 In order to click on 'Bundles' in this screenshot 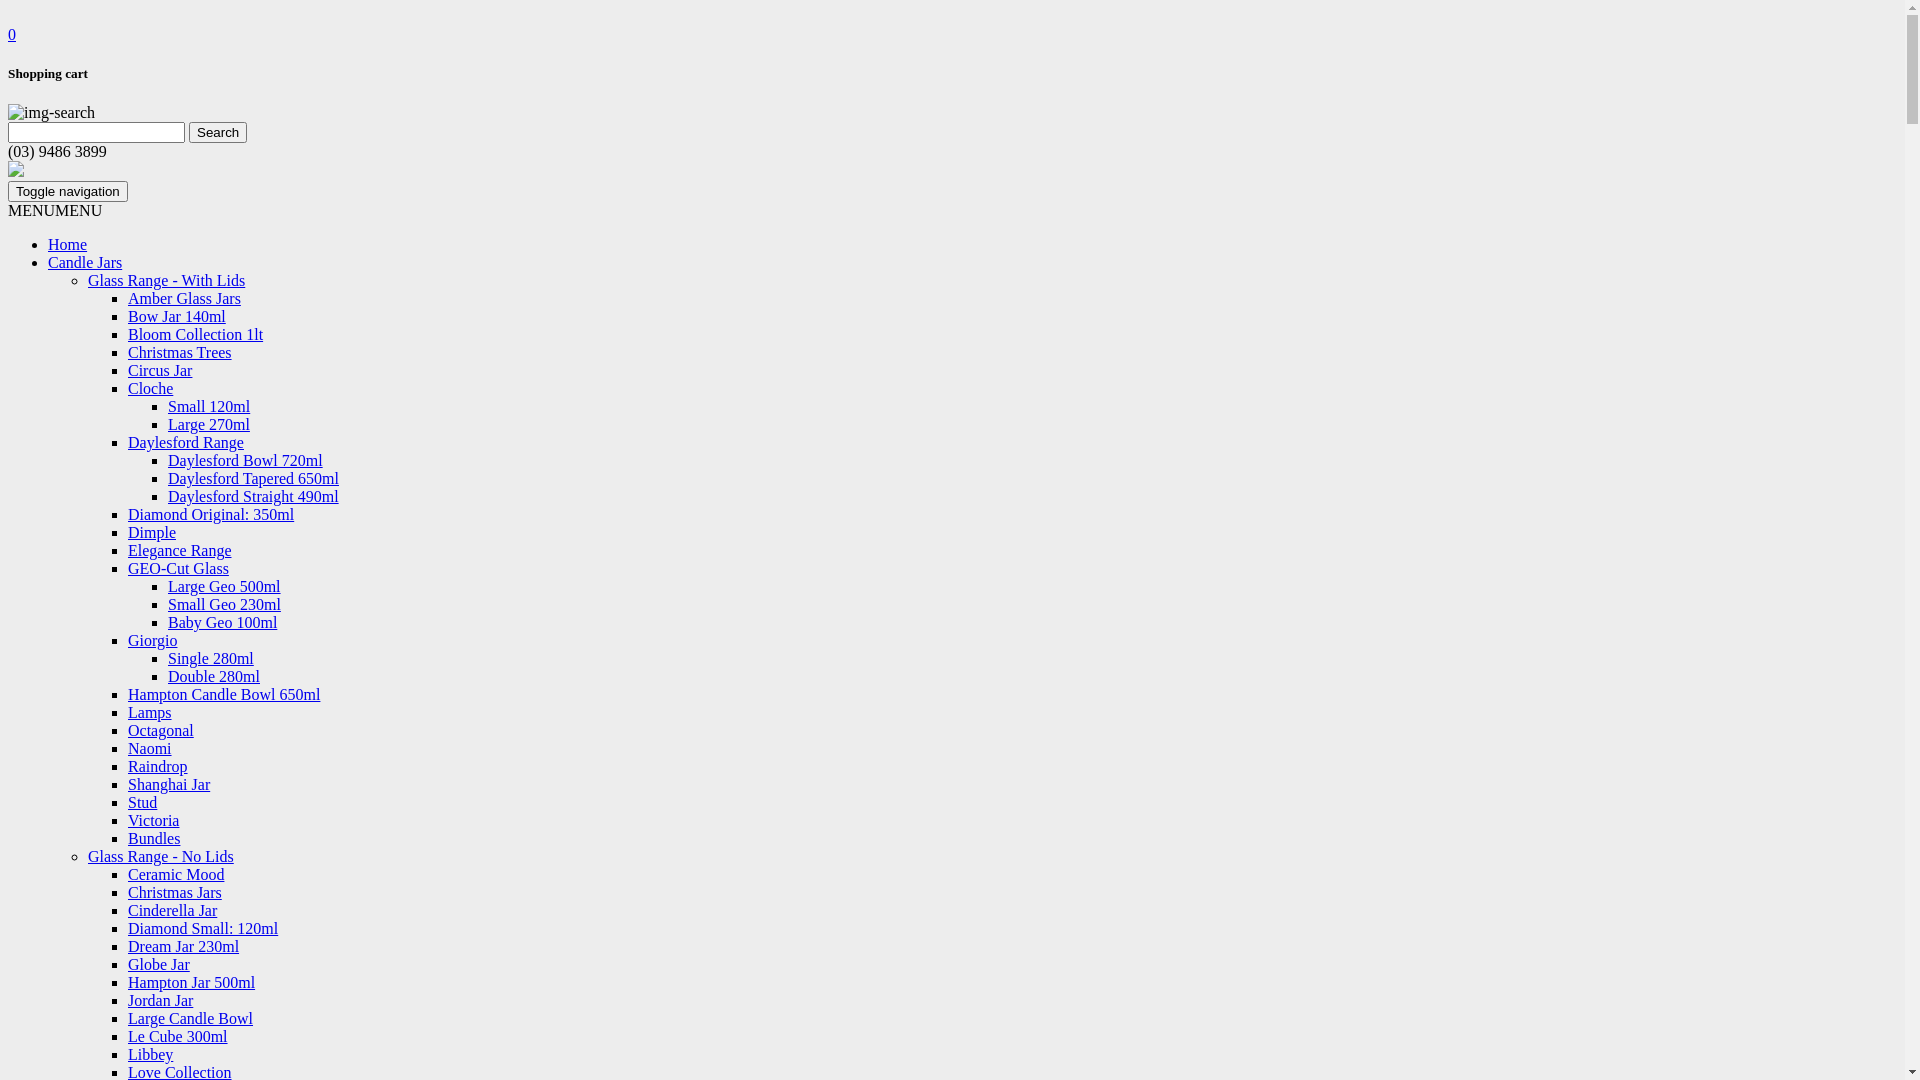, I will do `click(152, 838)`.